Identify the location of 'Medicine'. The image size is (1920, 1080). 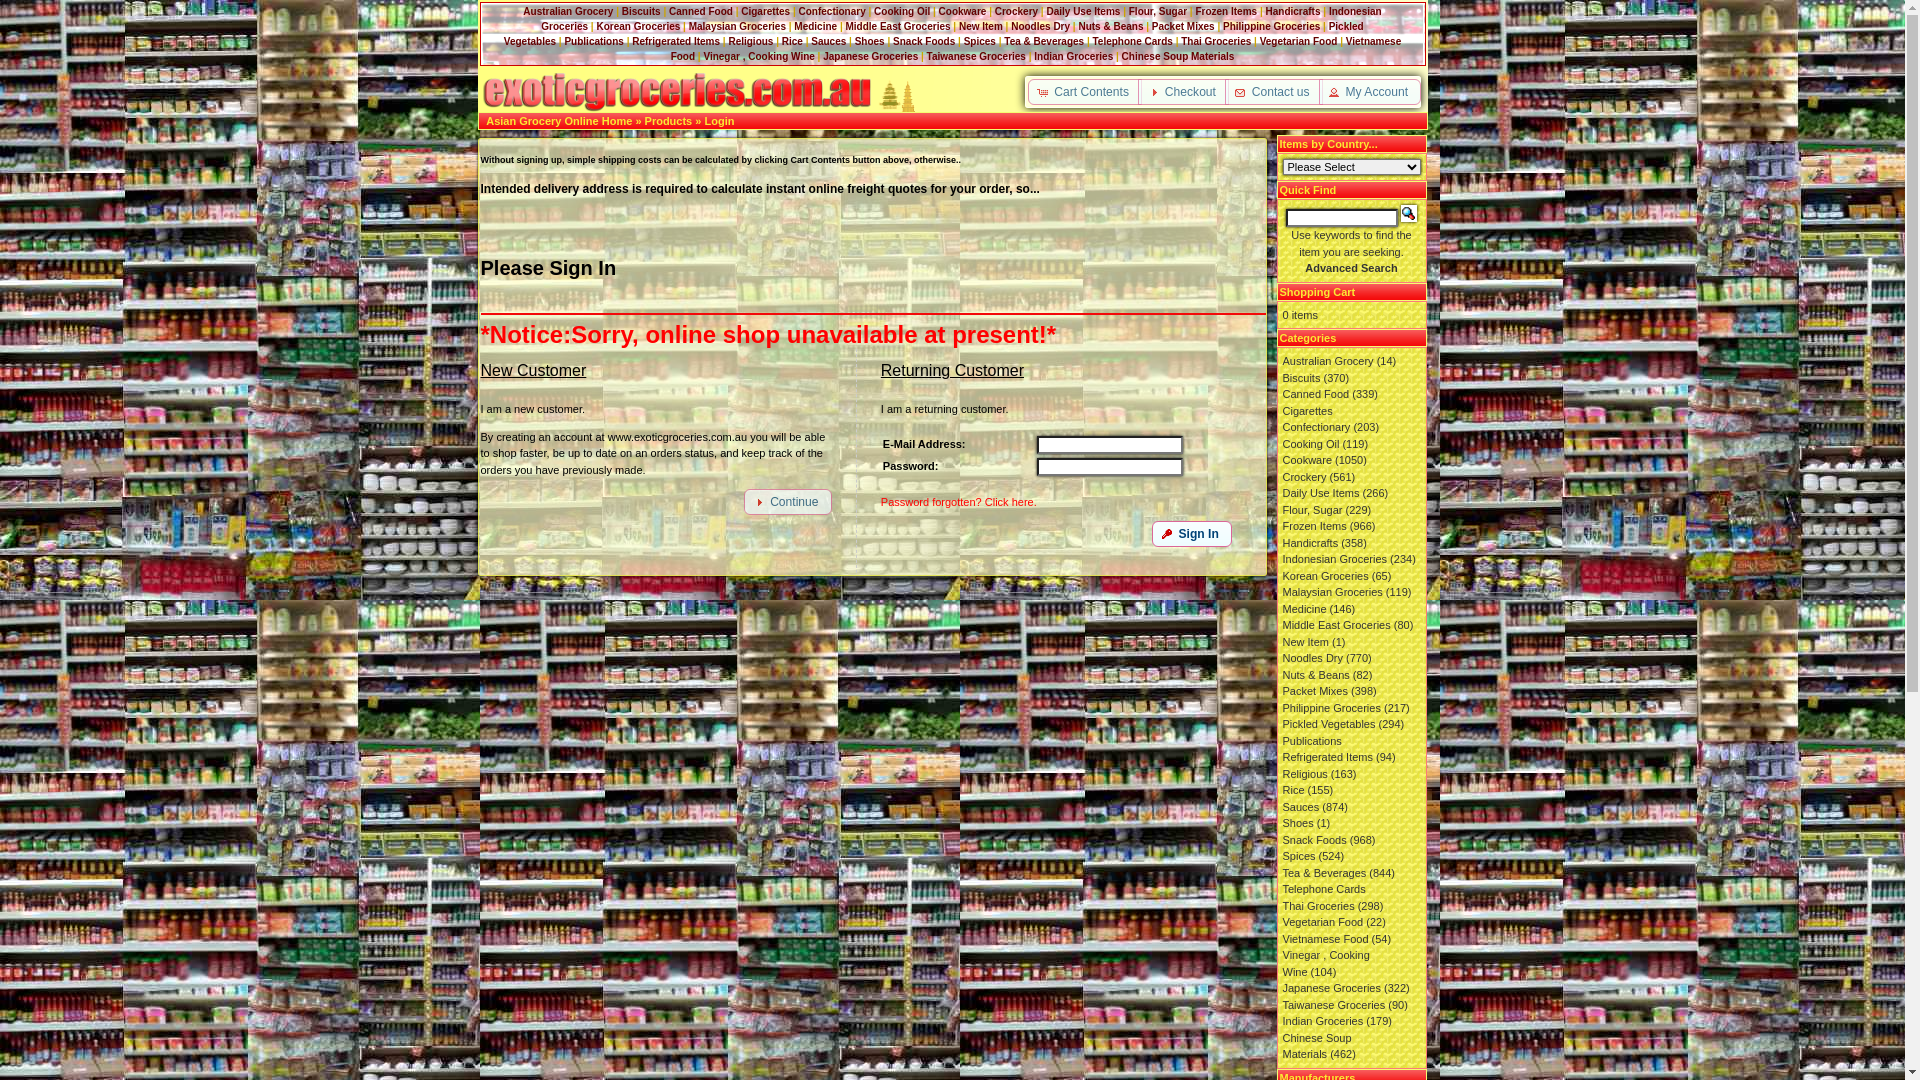
(815, 26).